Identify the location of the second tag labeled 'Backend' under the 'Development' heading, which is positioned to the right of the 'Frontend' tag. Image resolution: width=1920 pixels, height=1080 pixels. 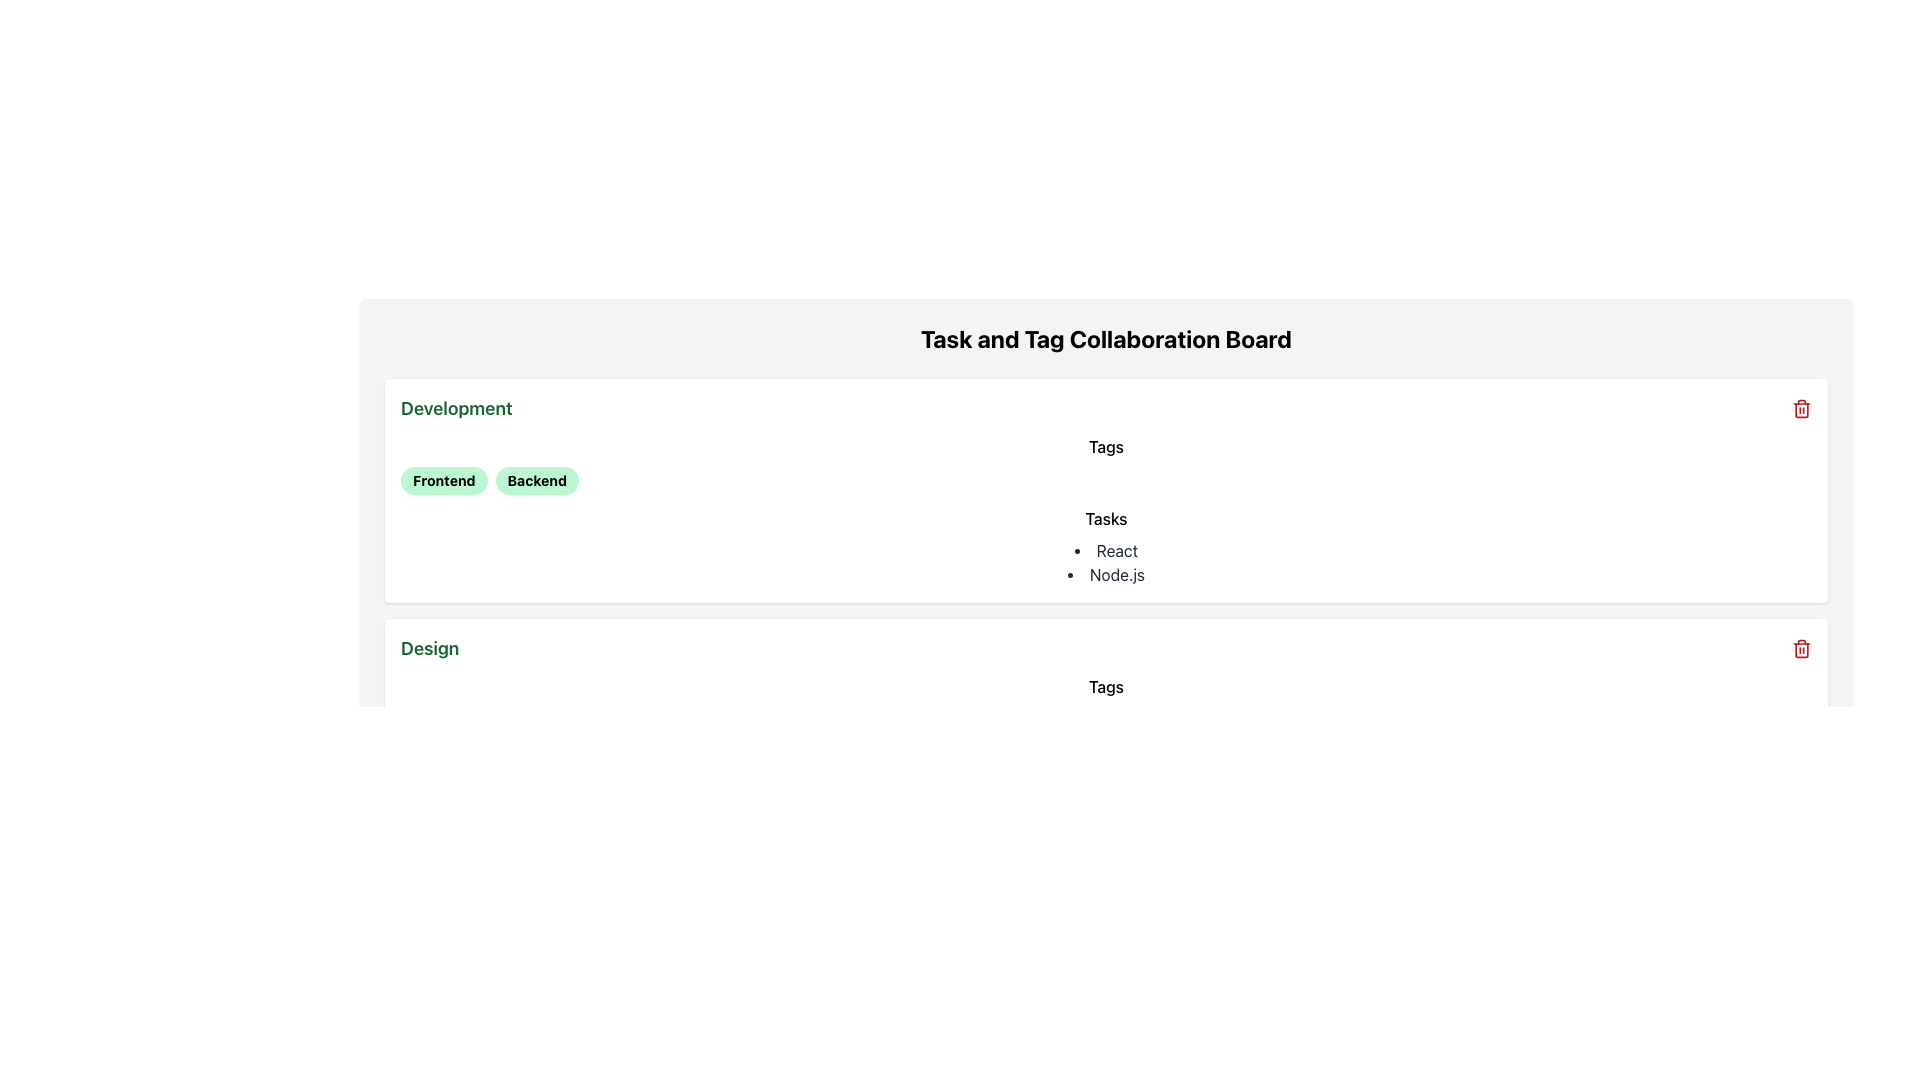
(537, 481).